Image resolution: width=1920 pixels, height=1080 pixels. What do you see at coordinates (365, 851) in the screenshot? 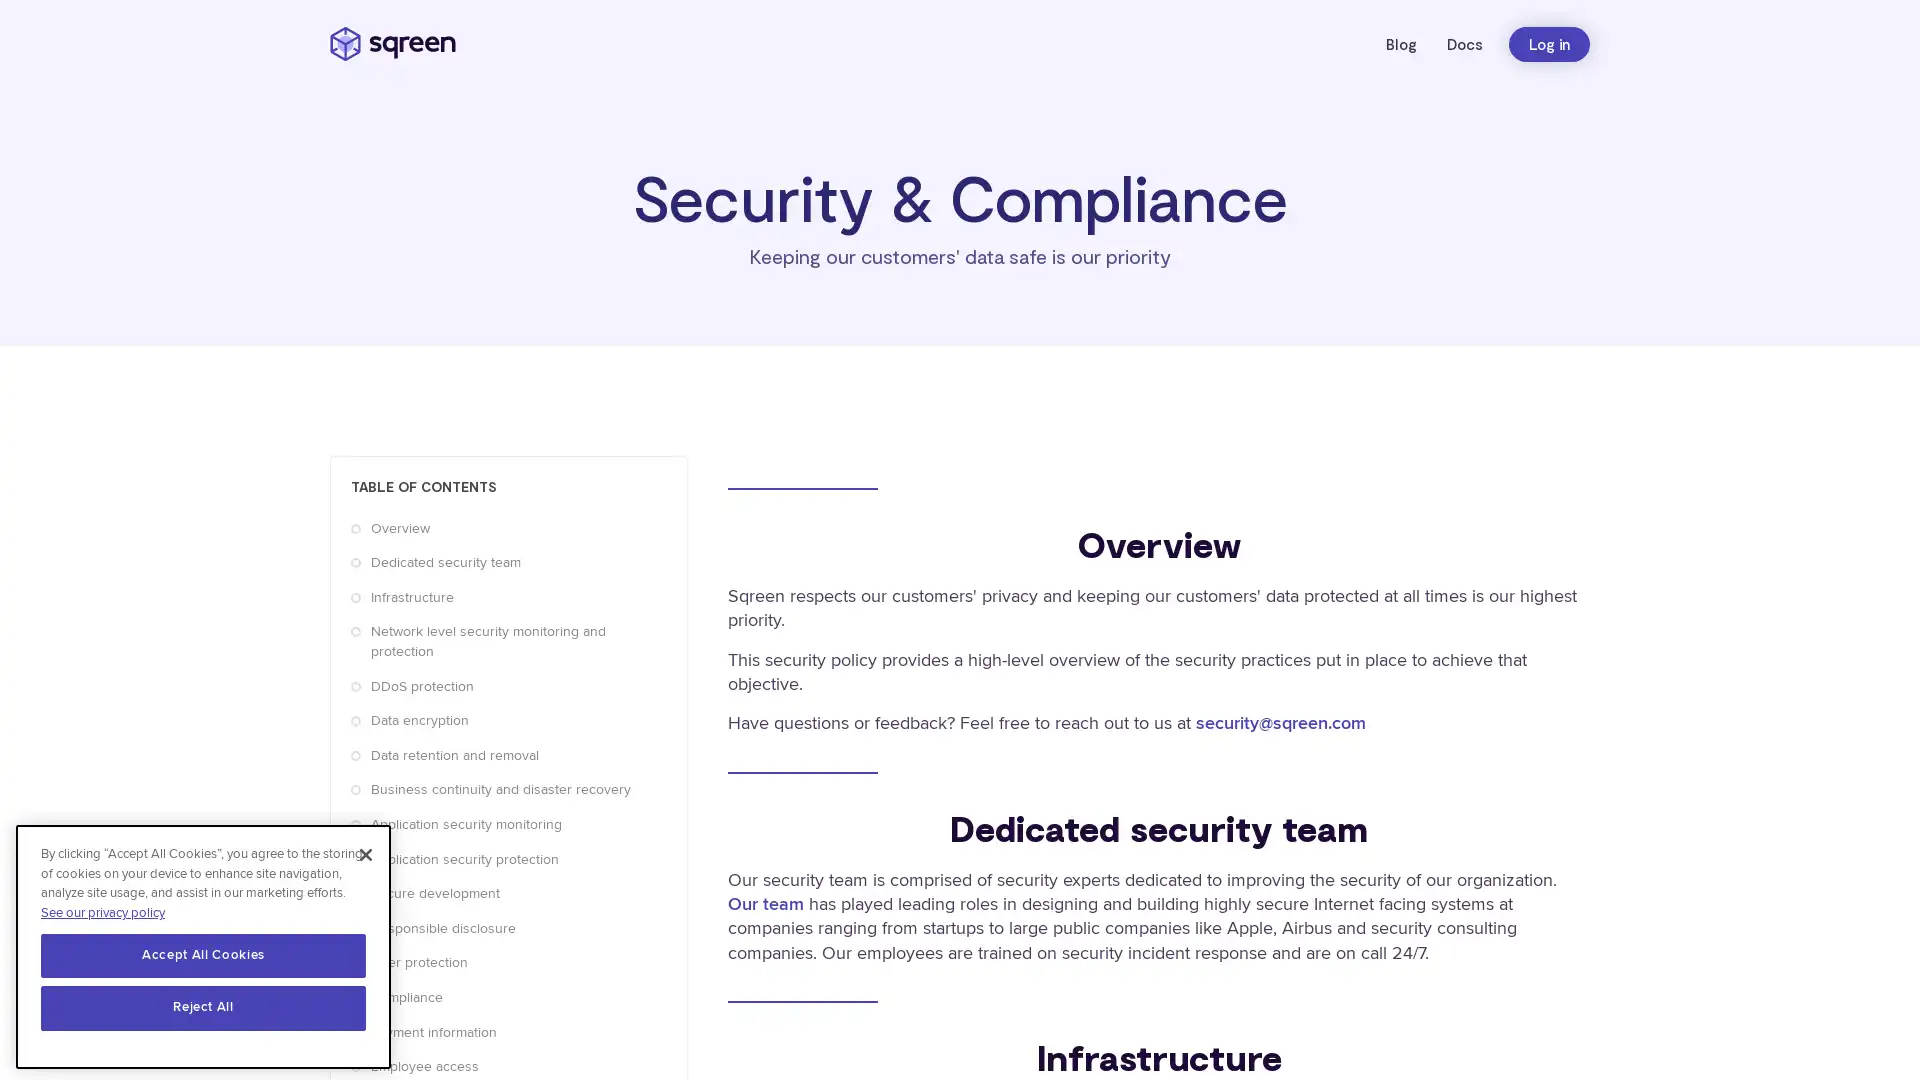
I see `Close` at bounding box center [365, 851].